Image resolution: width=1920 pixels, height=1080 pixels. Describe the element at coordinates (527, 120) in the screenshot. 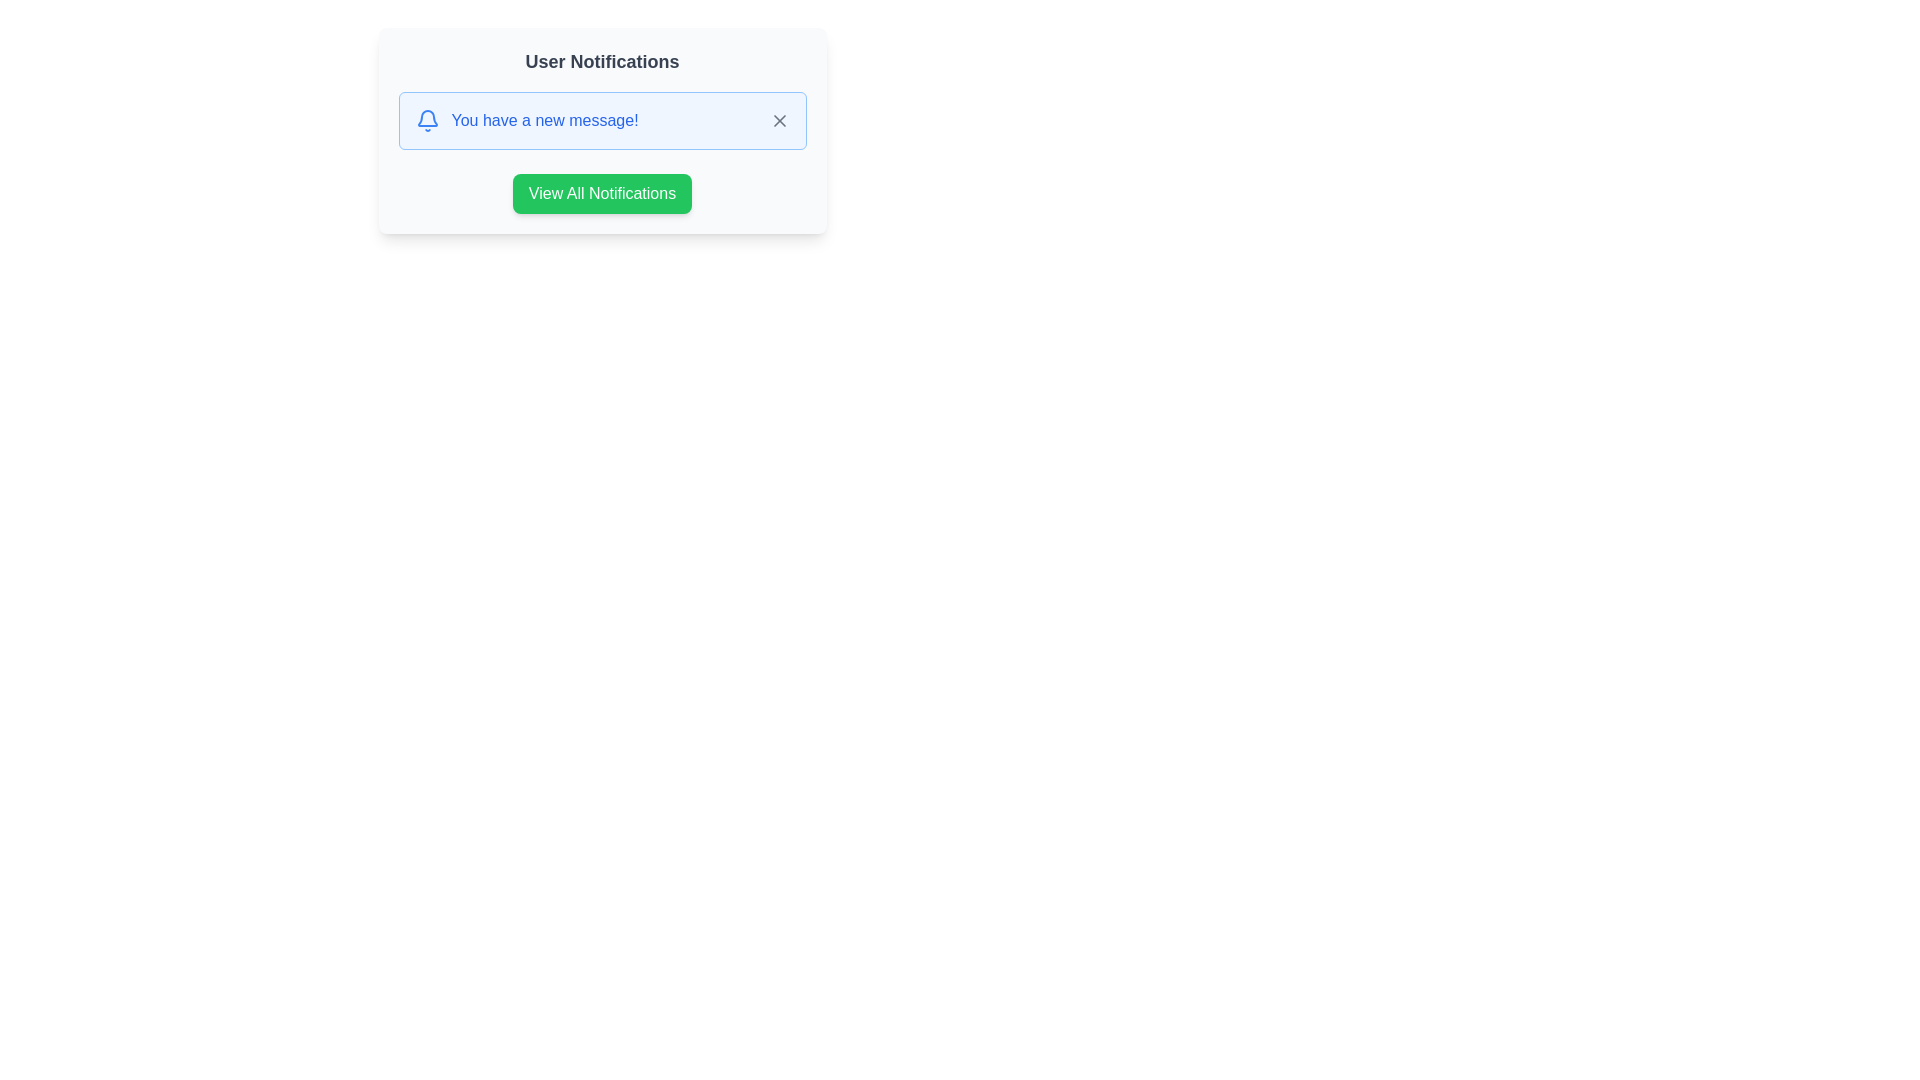

I see `message displayed in the text label that says 'You have a new message!' which is styled with a blue font color and is part of a notification section` at that location.